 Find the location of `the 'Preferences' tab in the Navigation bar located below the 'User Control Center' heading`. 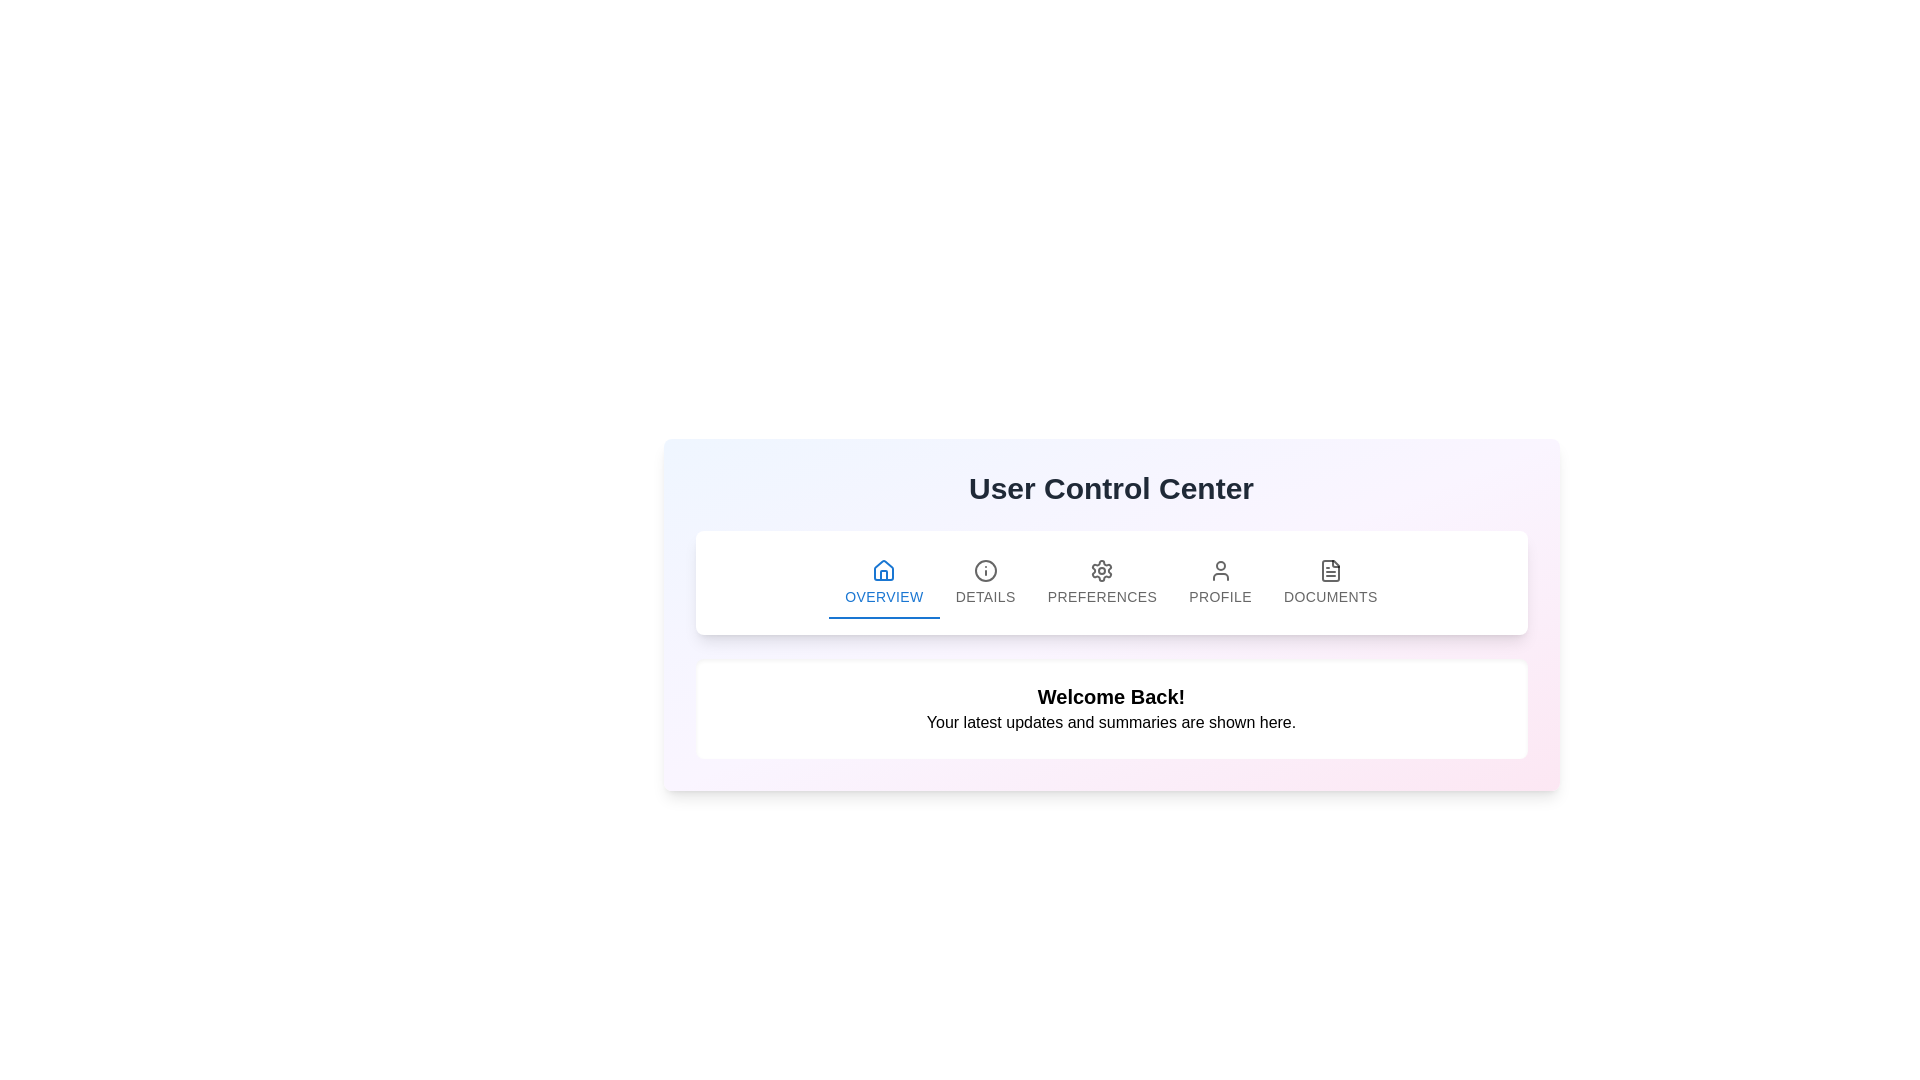

the 'Preferences' tab in the Navigation bar located below the 'User Control Center' heading is located at coordinates (1110, 582).